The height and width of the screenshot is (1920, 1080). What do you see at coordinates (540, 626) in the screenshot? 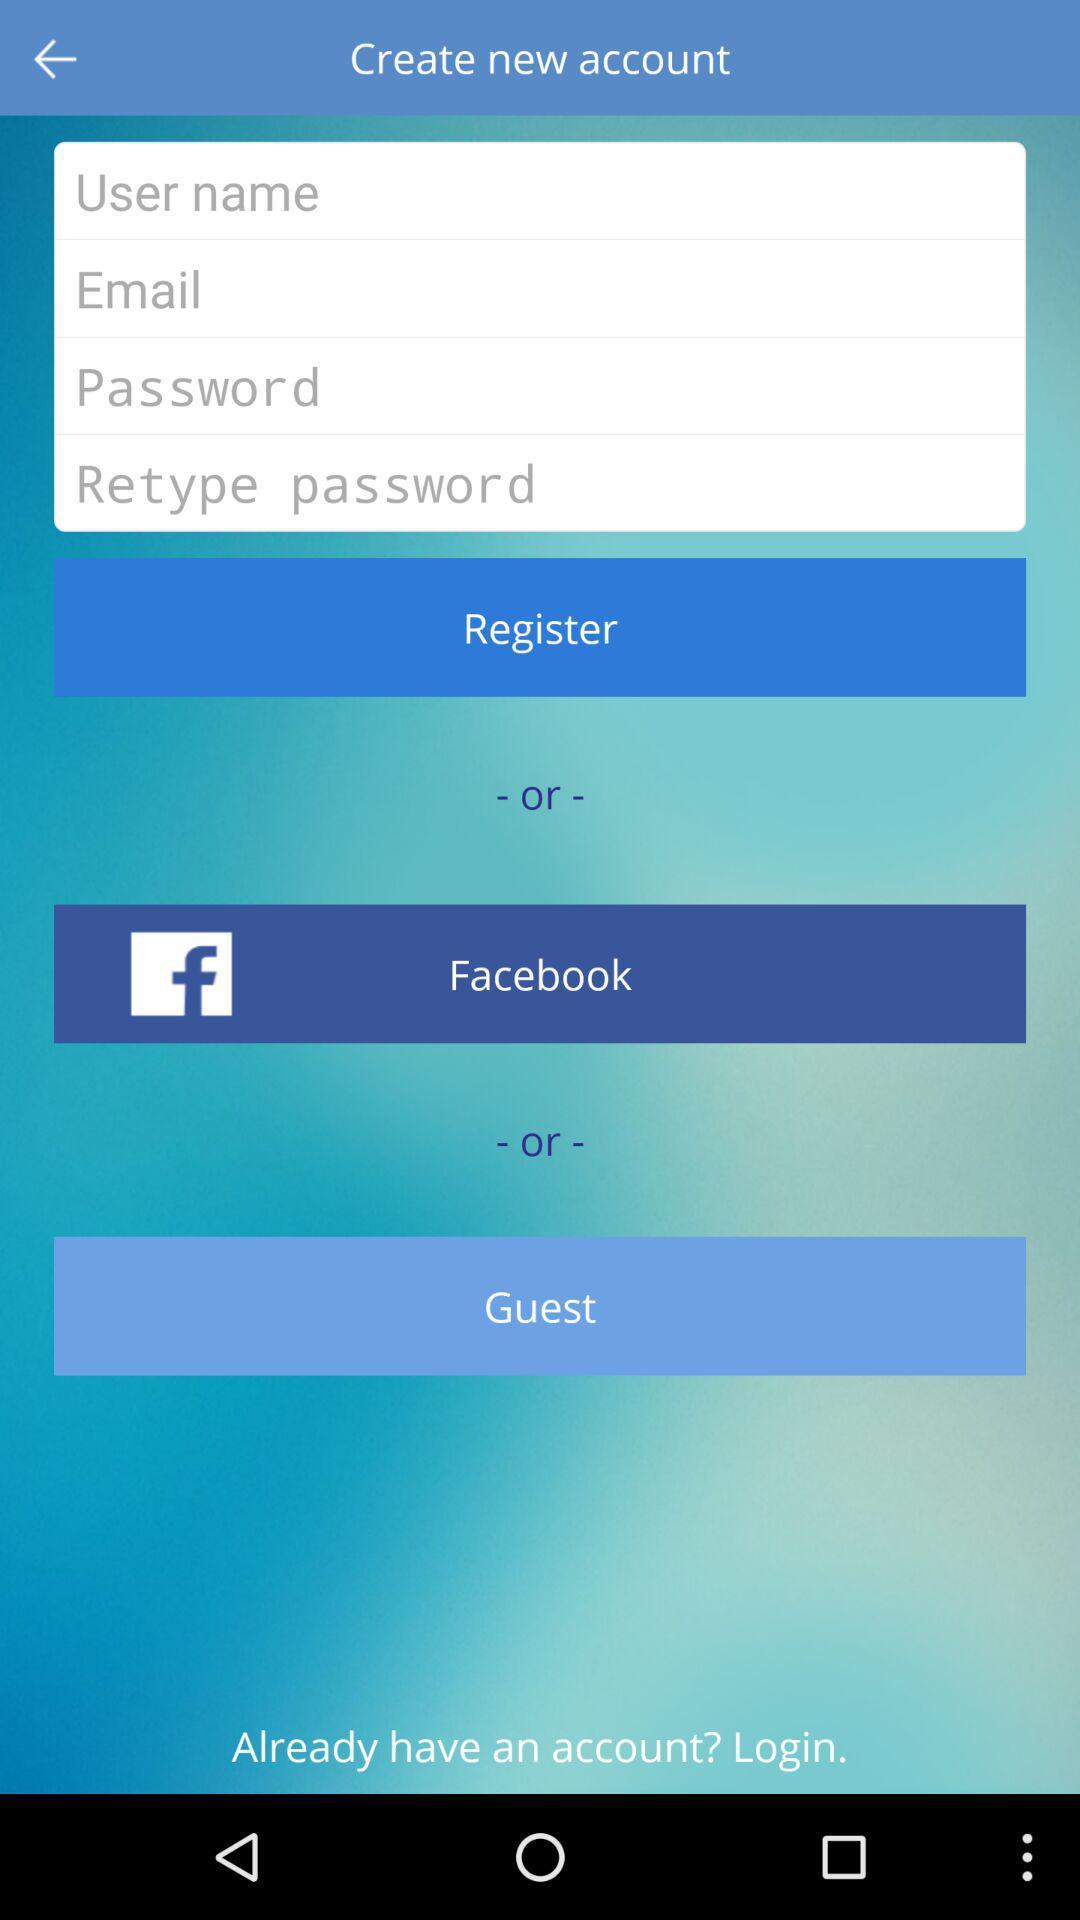
I see `the icon above - or - item` at bounding box center [540, 626].